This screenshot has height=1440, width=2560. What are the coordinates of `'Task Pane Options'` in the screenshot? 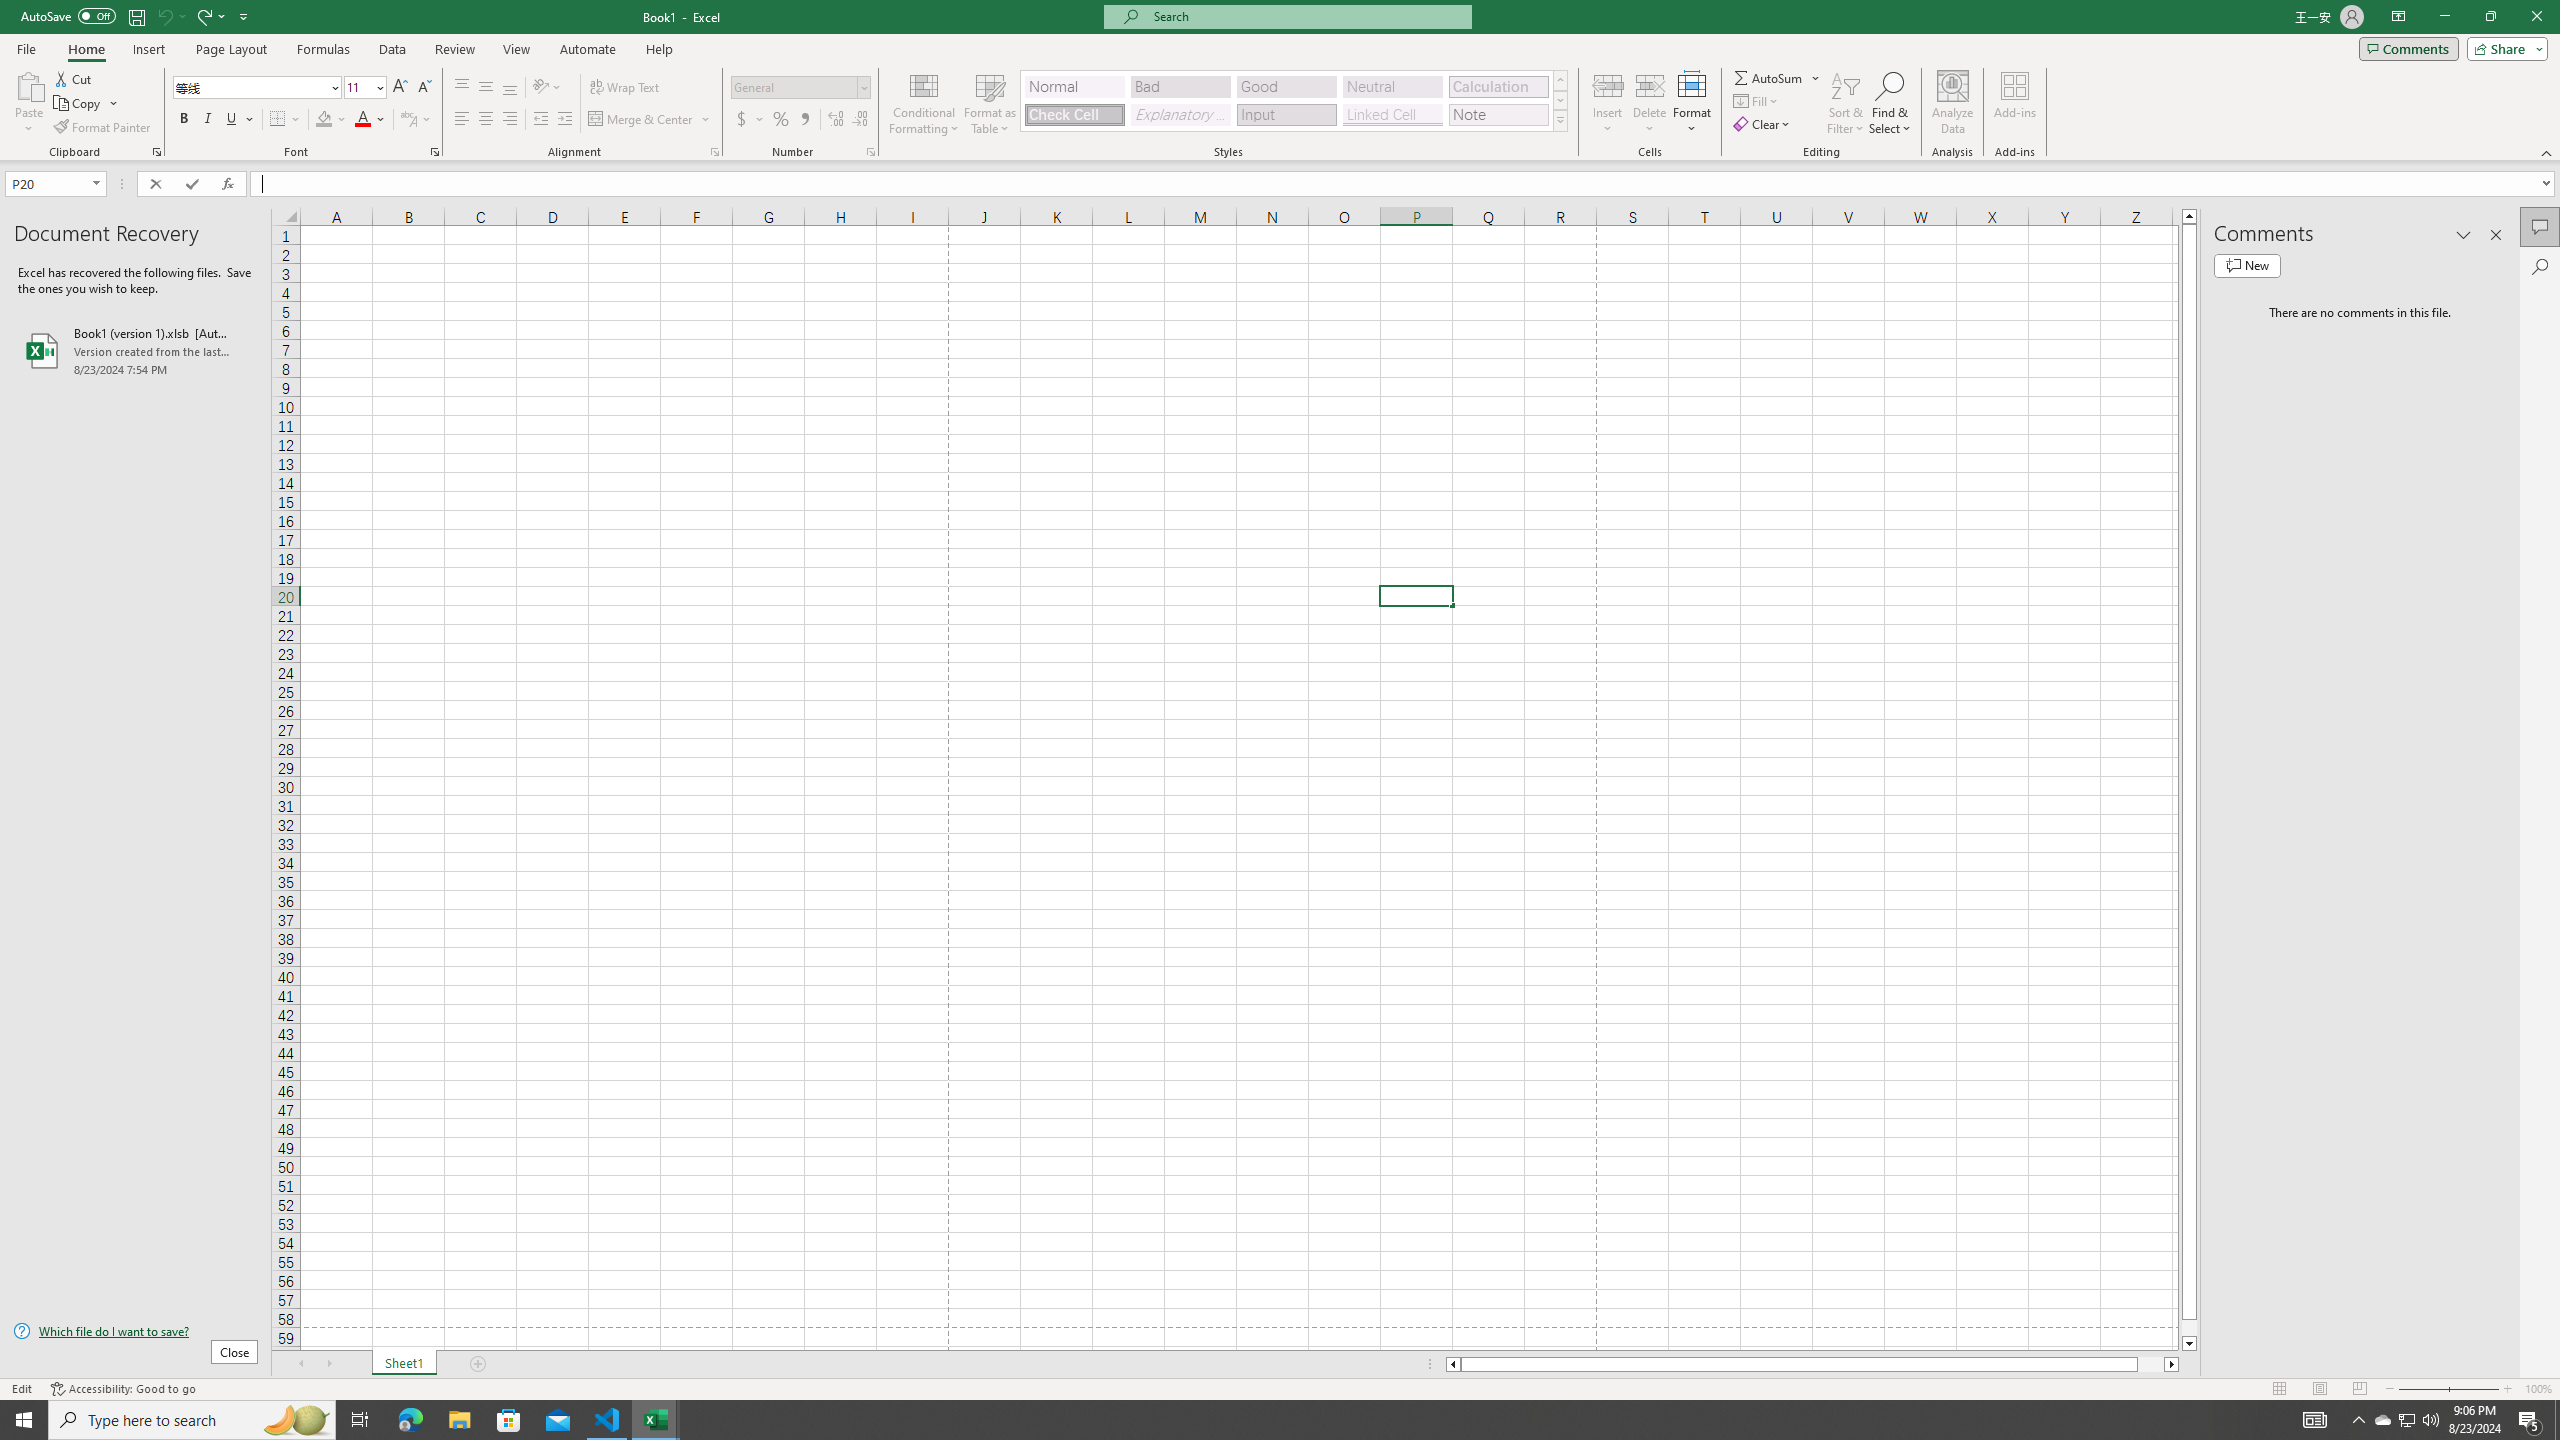 It's located at (2463, 234).